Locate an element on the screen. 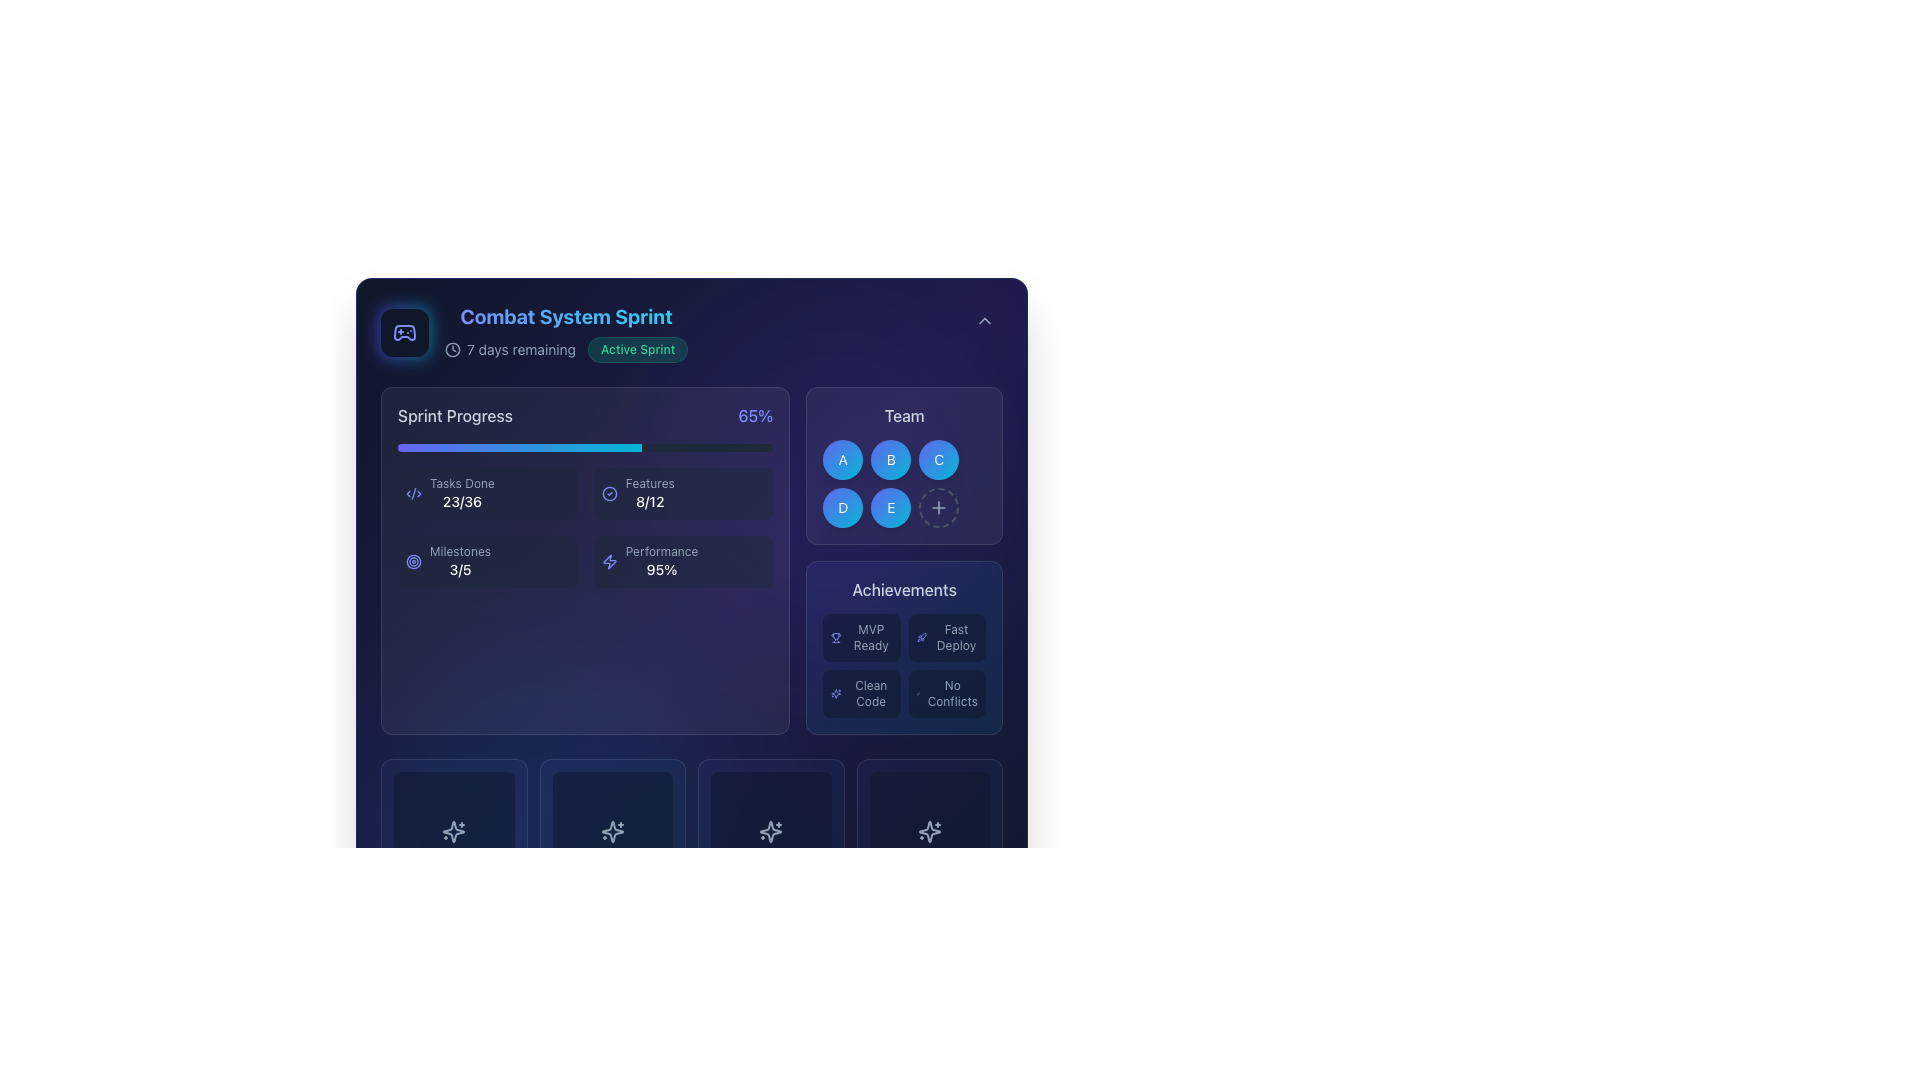  the small circular clock icon located to the left of the text '7 days remaining', which is part of the horizontal grouping beneath the title 'Combat System Sprint' is located at coordinates (451, 349).